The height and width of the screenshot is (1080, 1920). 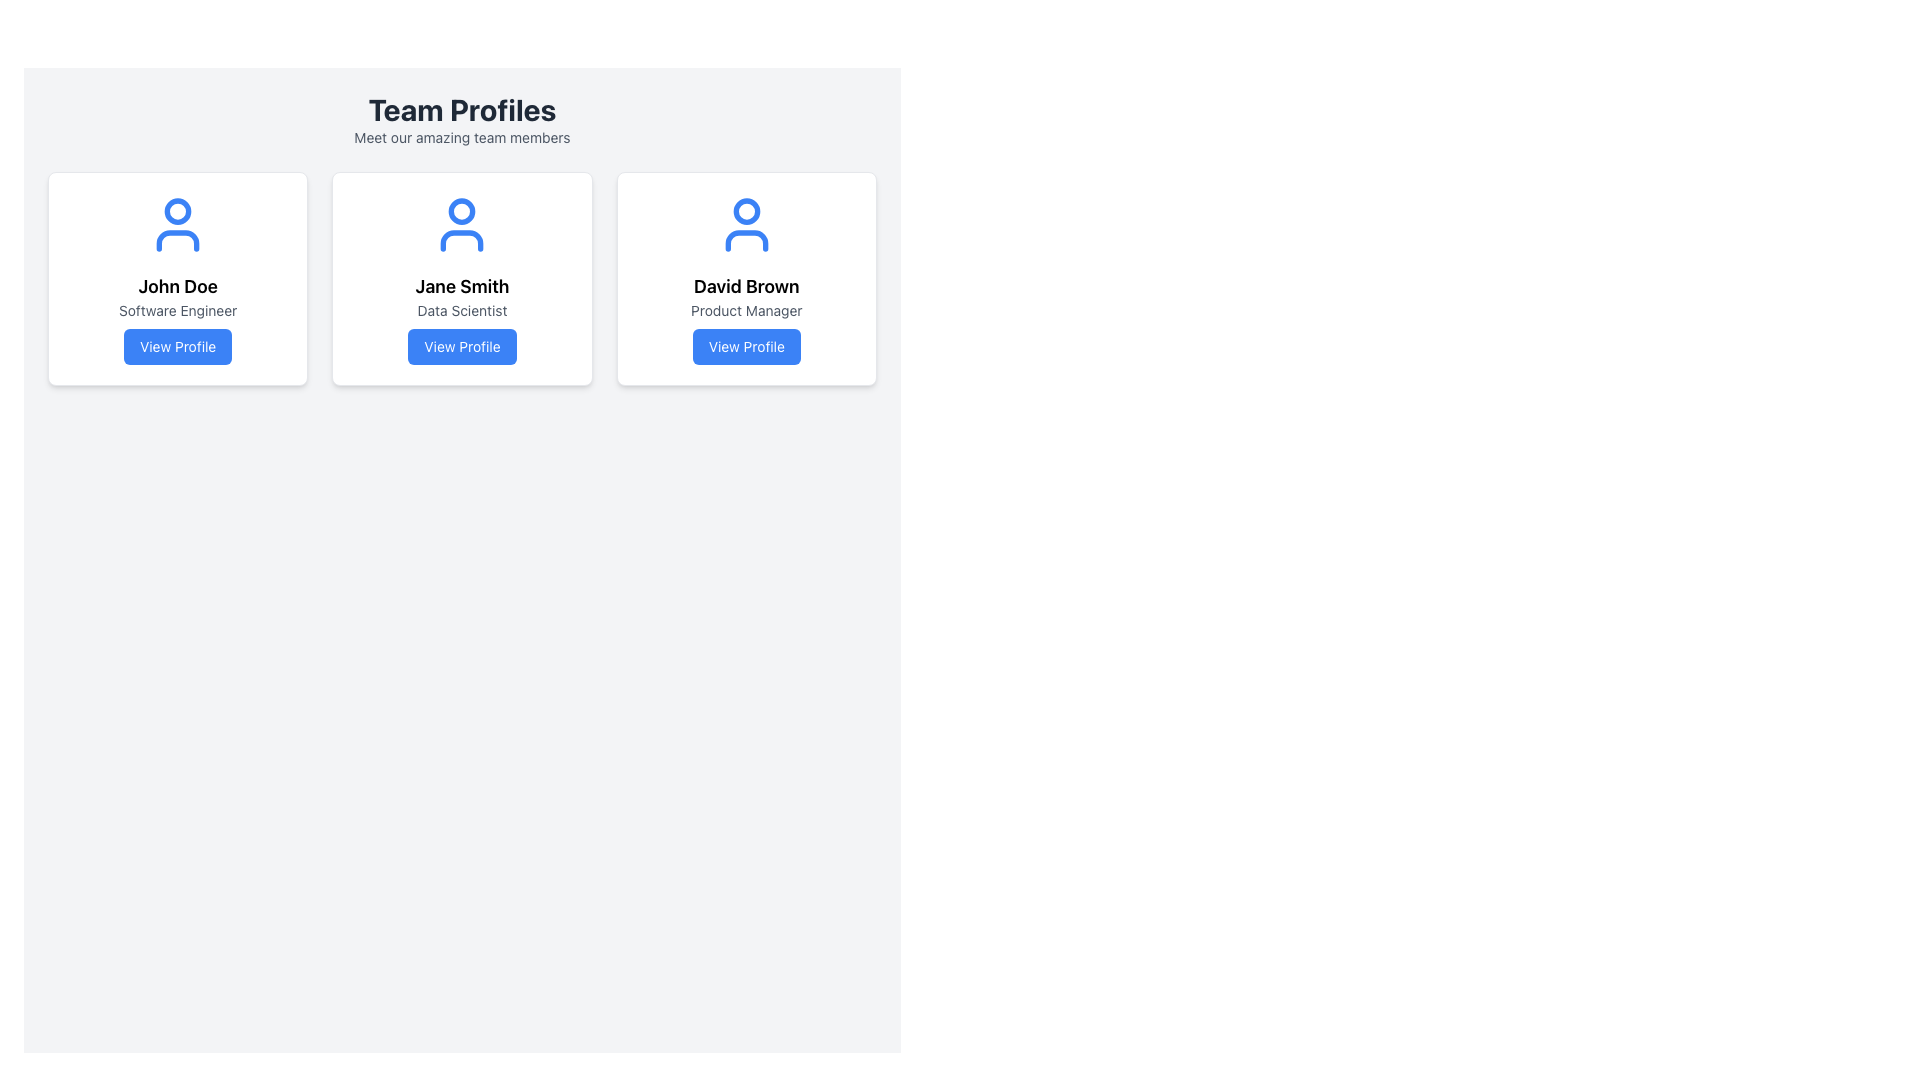 I want to click on the text display showing 'Data Scientist' which is styled as a secondary detail beneath the name 'Jane Smith' in the profile card, so click(x=461, y=311).